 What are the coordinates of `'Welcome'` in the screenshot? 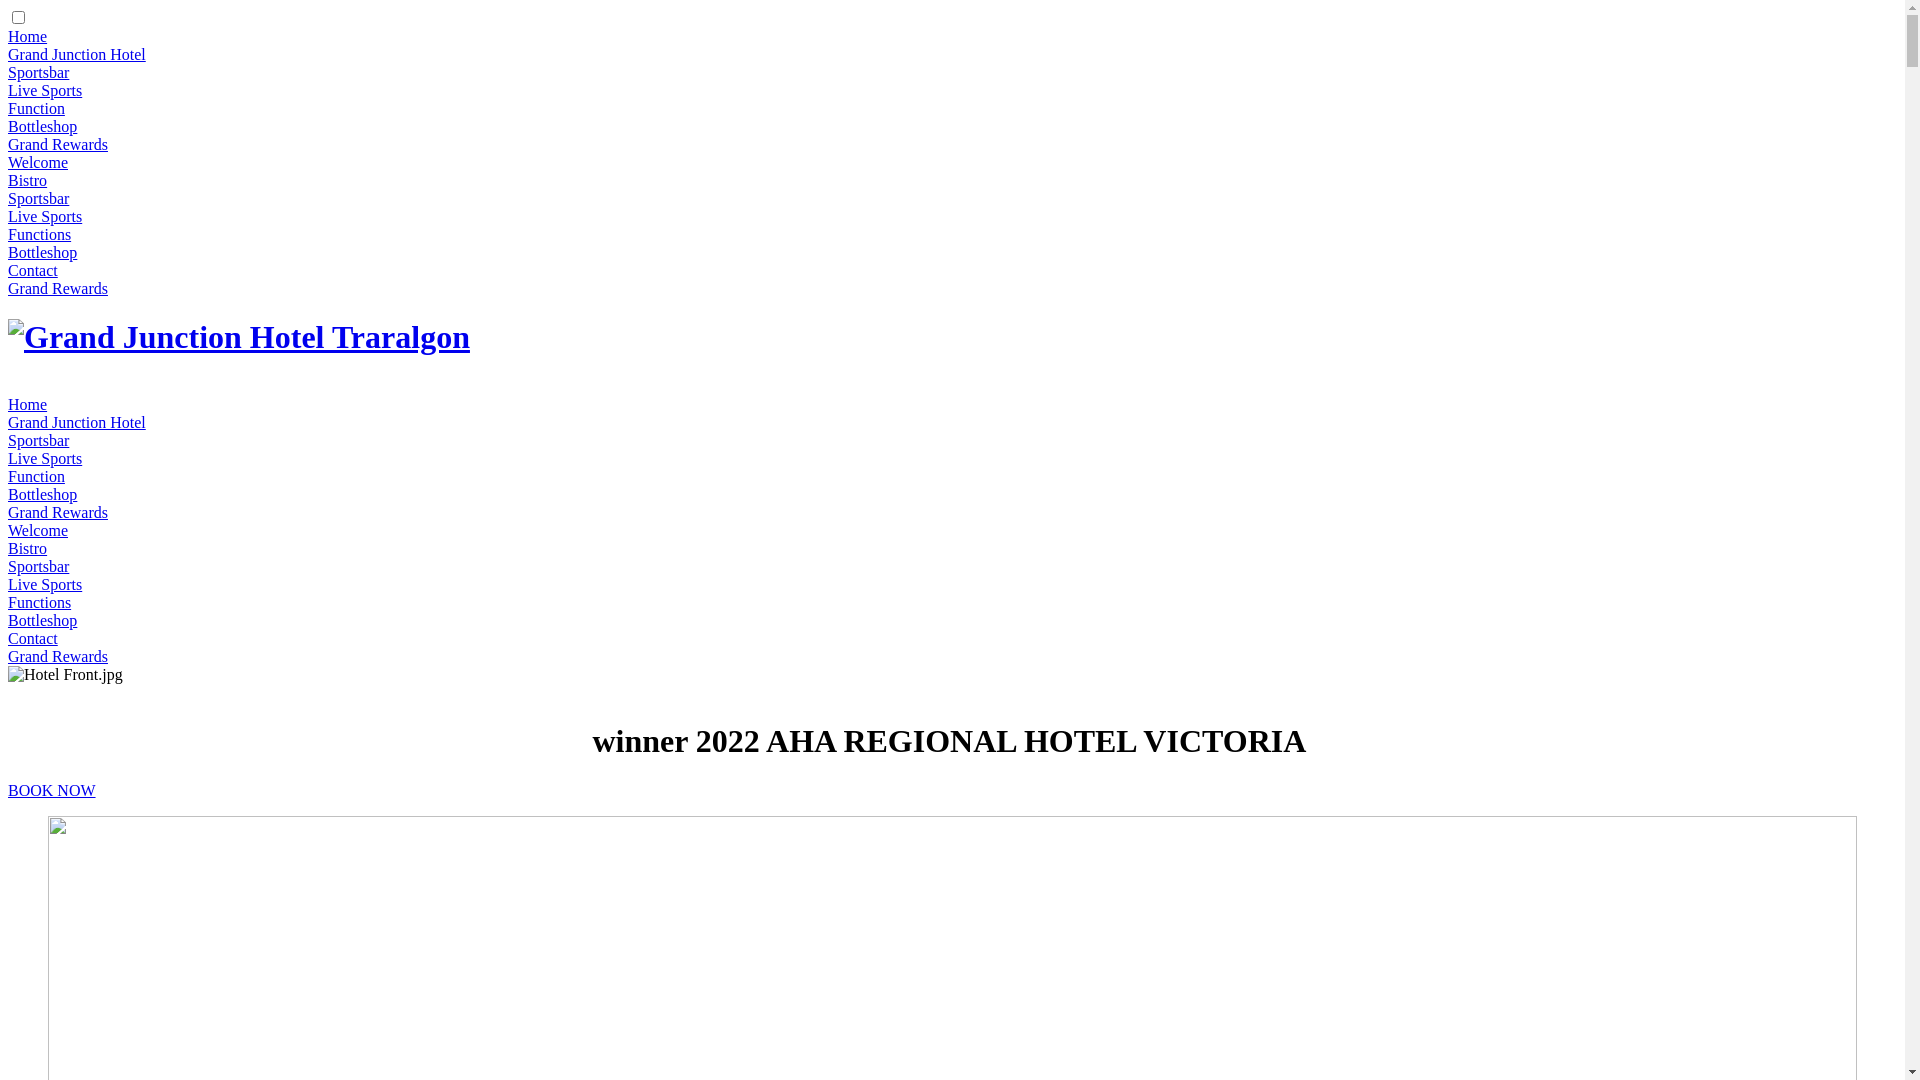 It's located at (38, 161).